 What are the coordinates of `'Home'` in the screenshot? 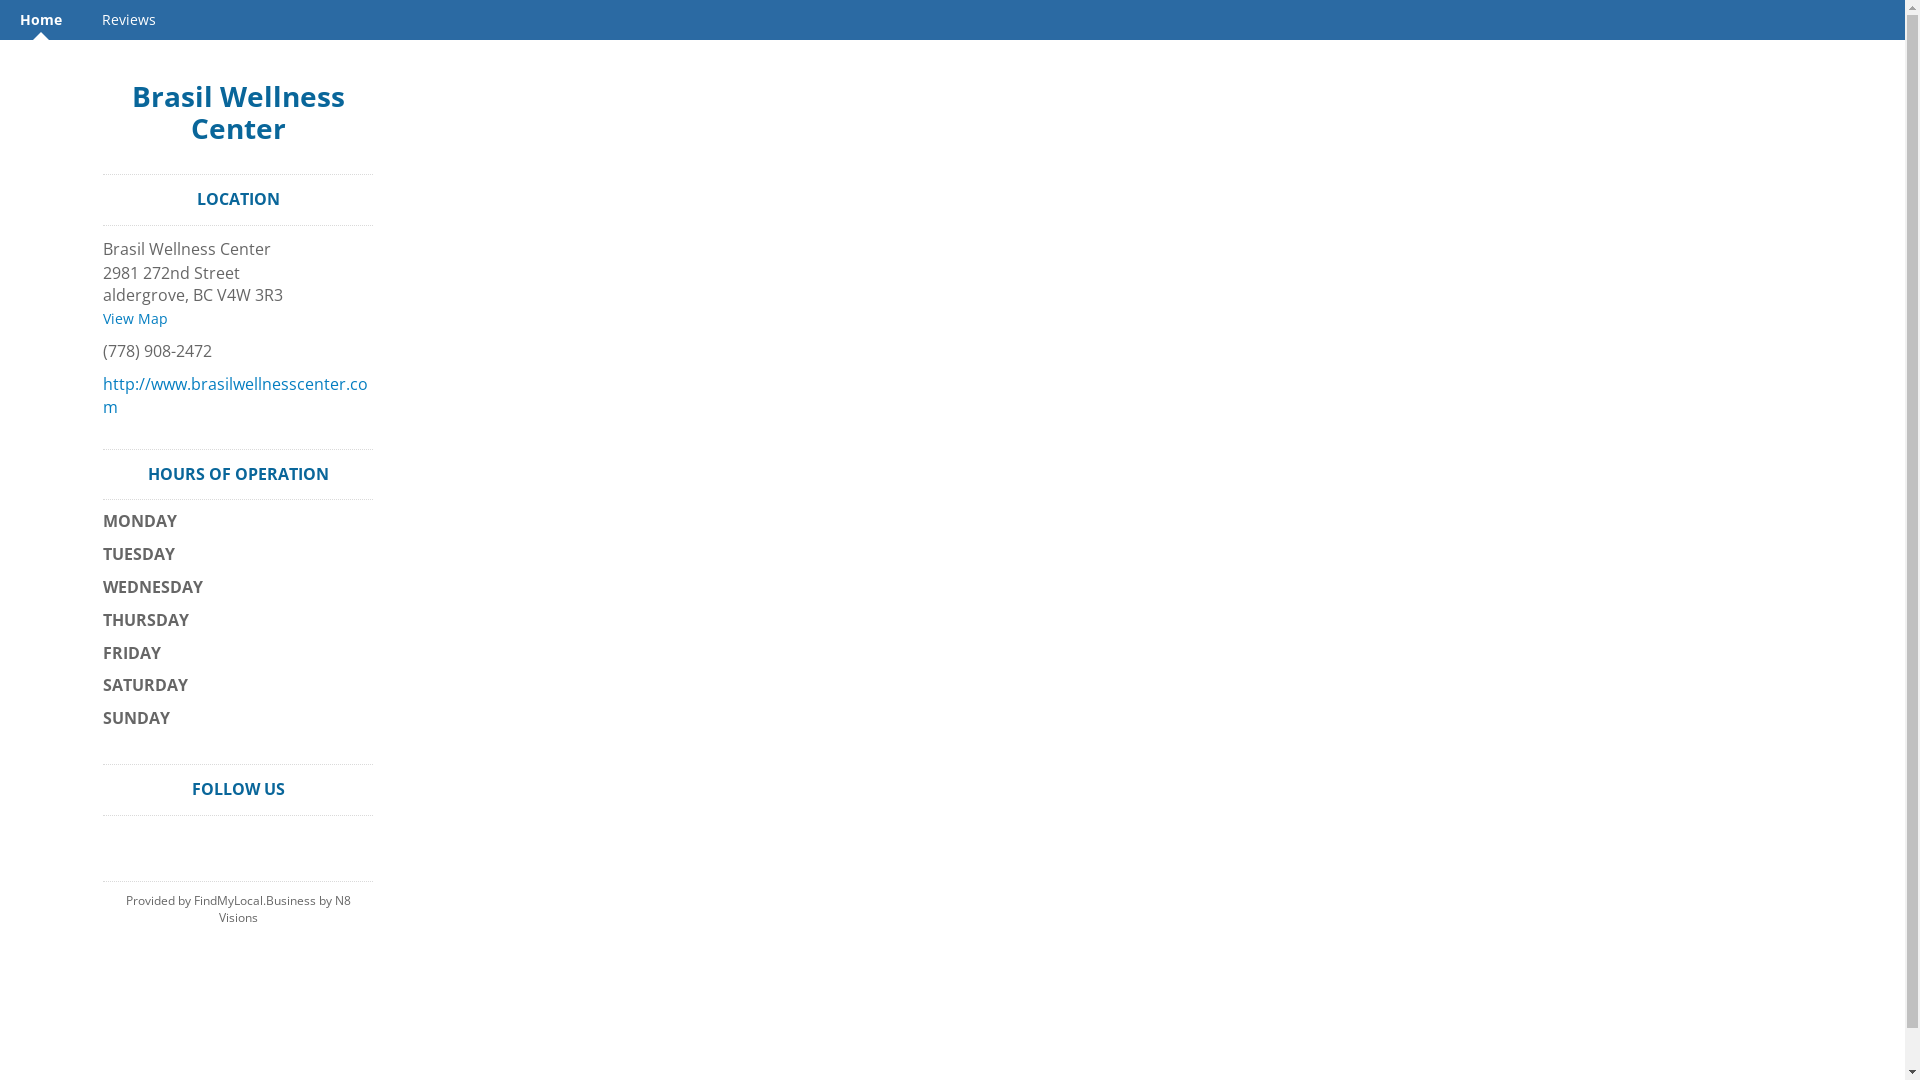 It's located at (41, 19).